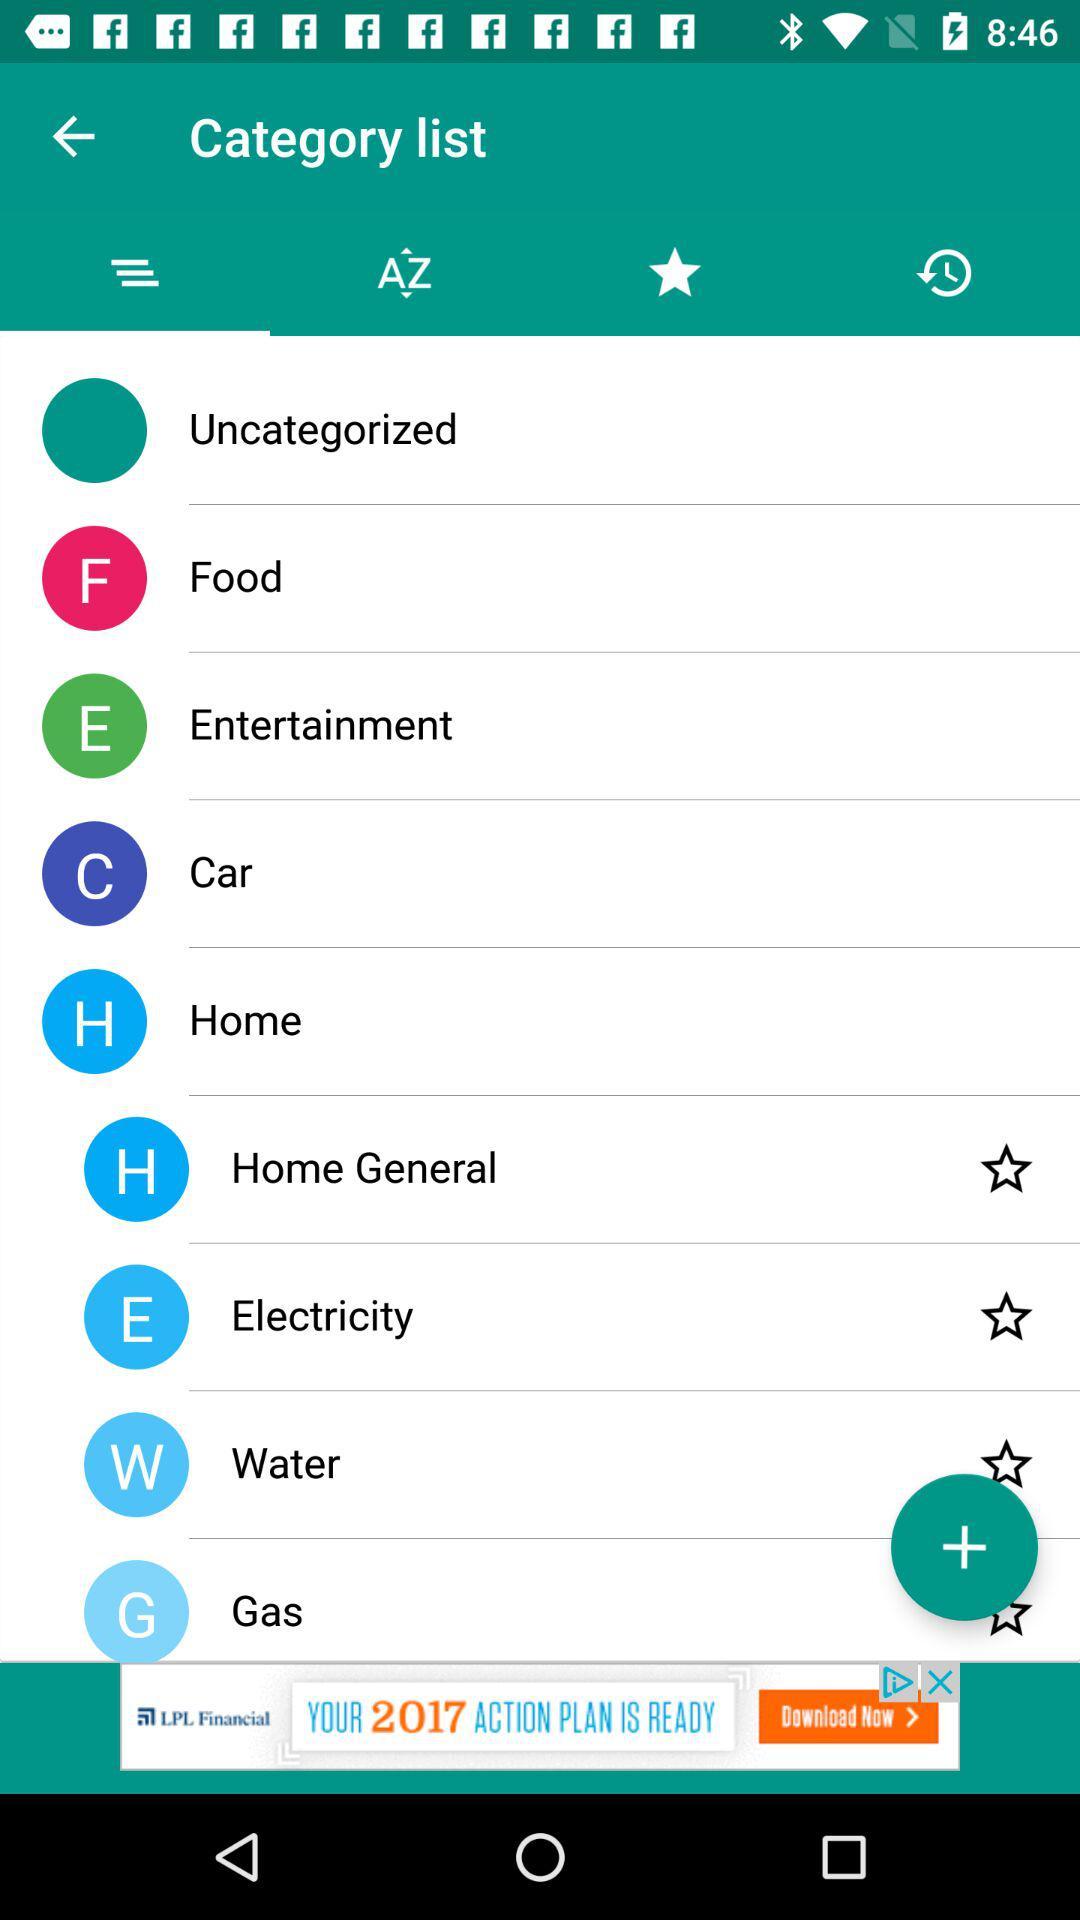 This screenshot has height=1920, width=1080. Describe the element at coordinates (963, 1546) in the screenshot. I see `new` at that location.